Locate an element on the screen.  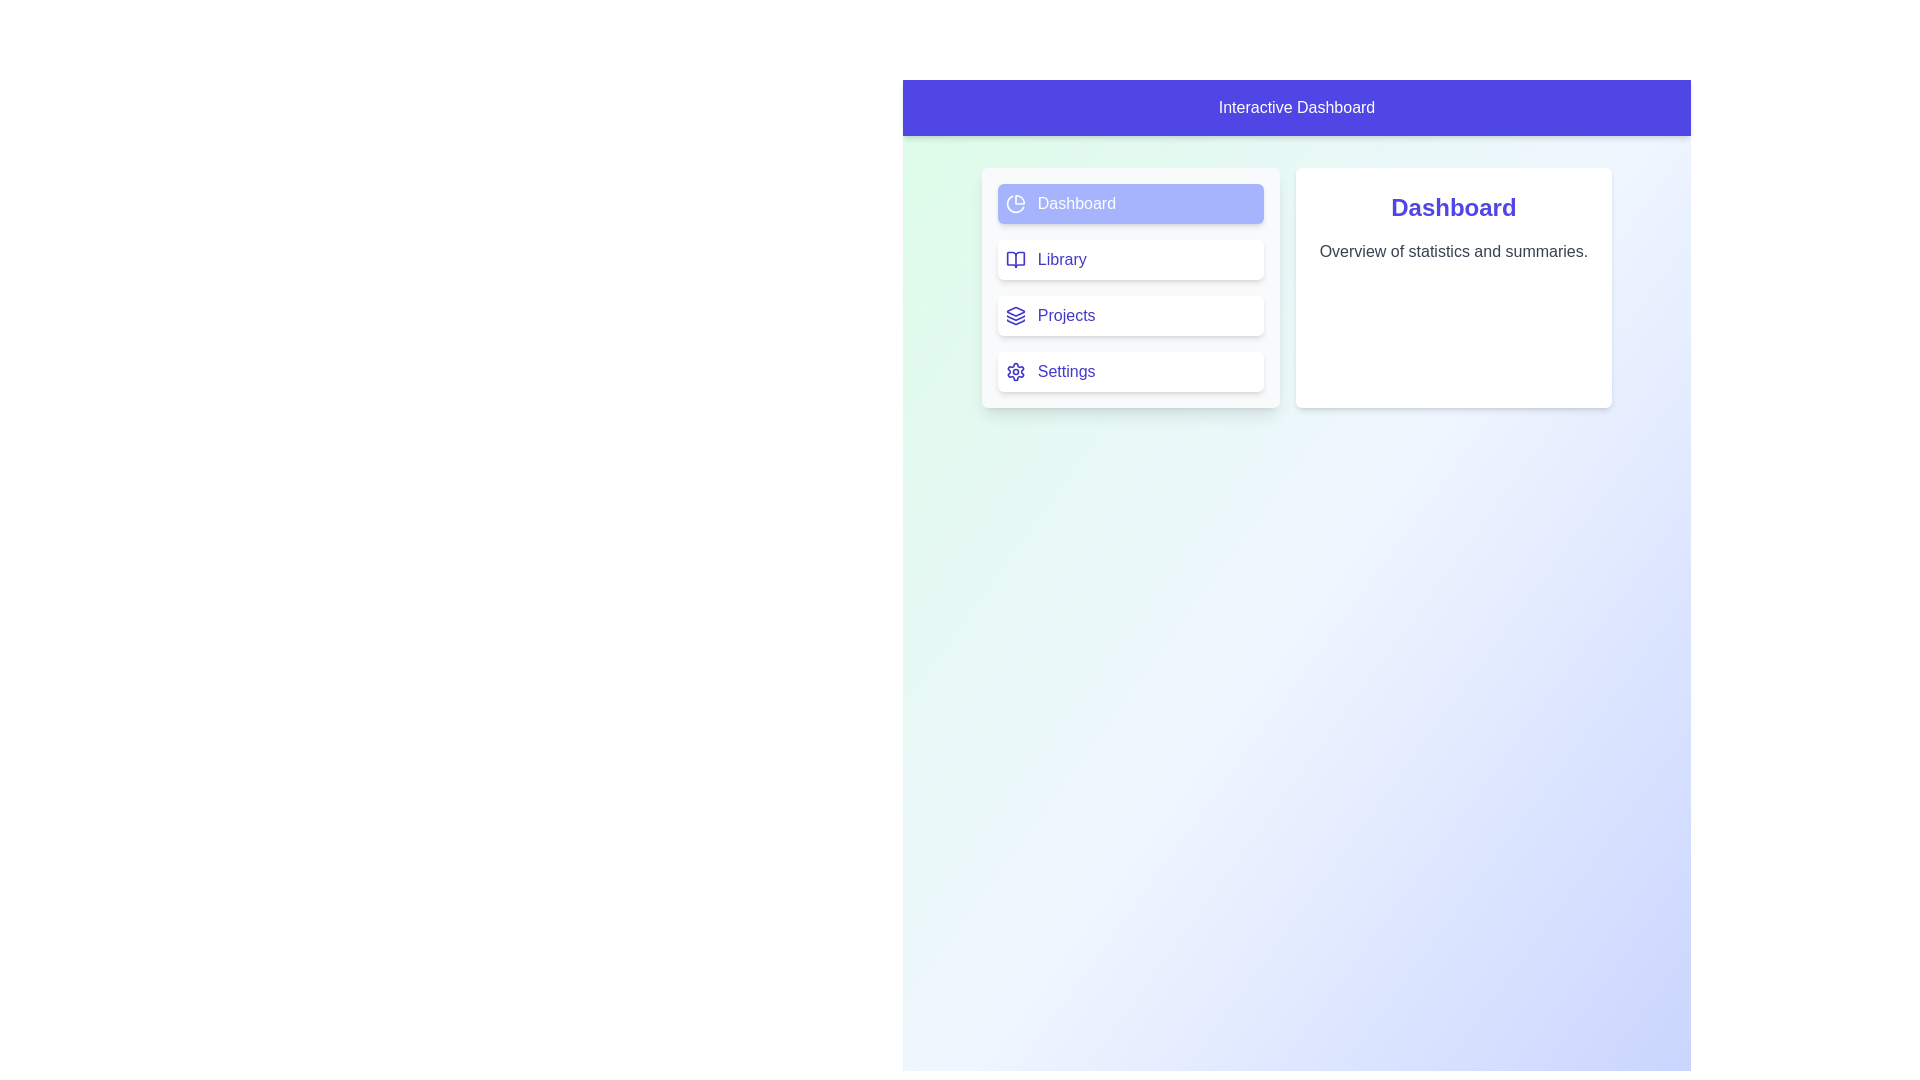
the tab Settings from the navigation menu is located at coordinates (1130, 371).